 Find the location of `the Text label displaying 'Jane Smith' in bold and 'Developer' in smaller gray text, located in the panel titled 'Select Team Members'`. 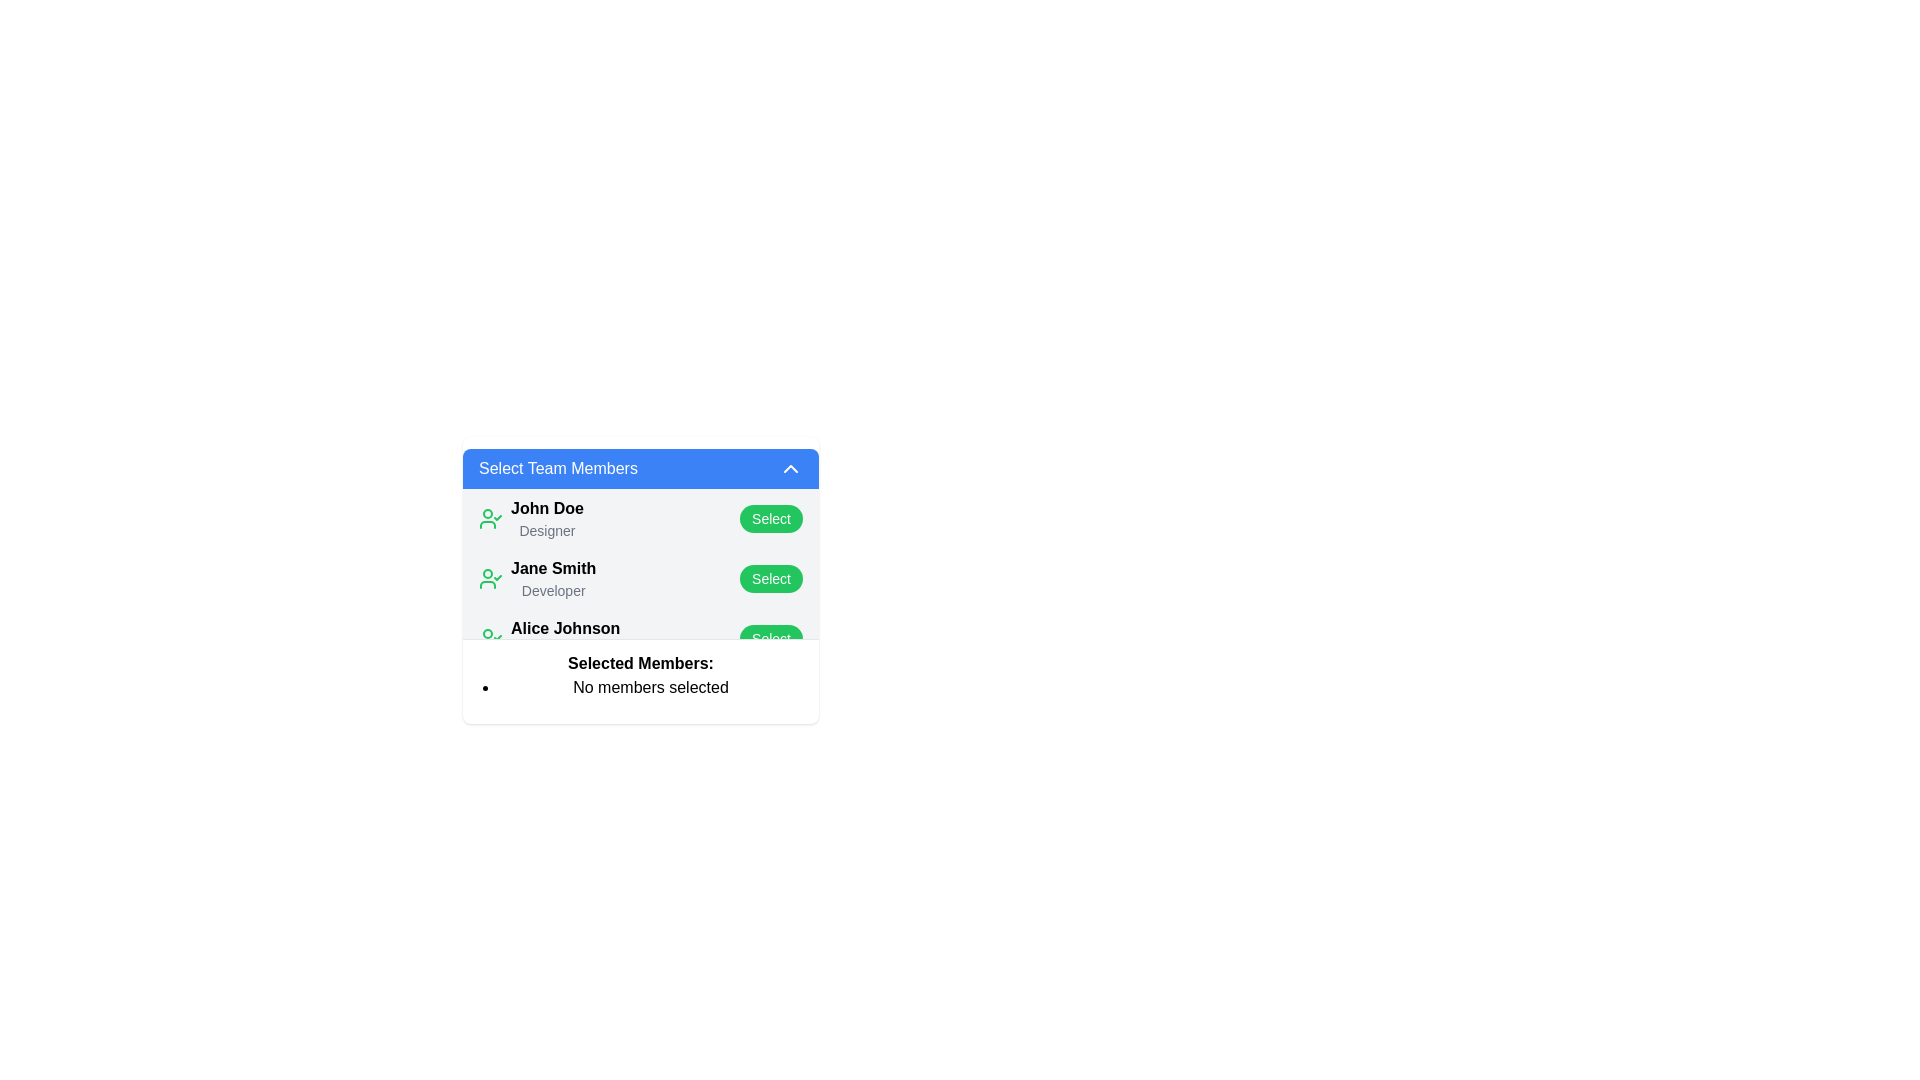

the Text label displaying 'Jane Smith' in bold and 'Developer' in smaller gray text, located in the panel titled 'Select Team Members' is located at coordinates (553, 578).